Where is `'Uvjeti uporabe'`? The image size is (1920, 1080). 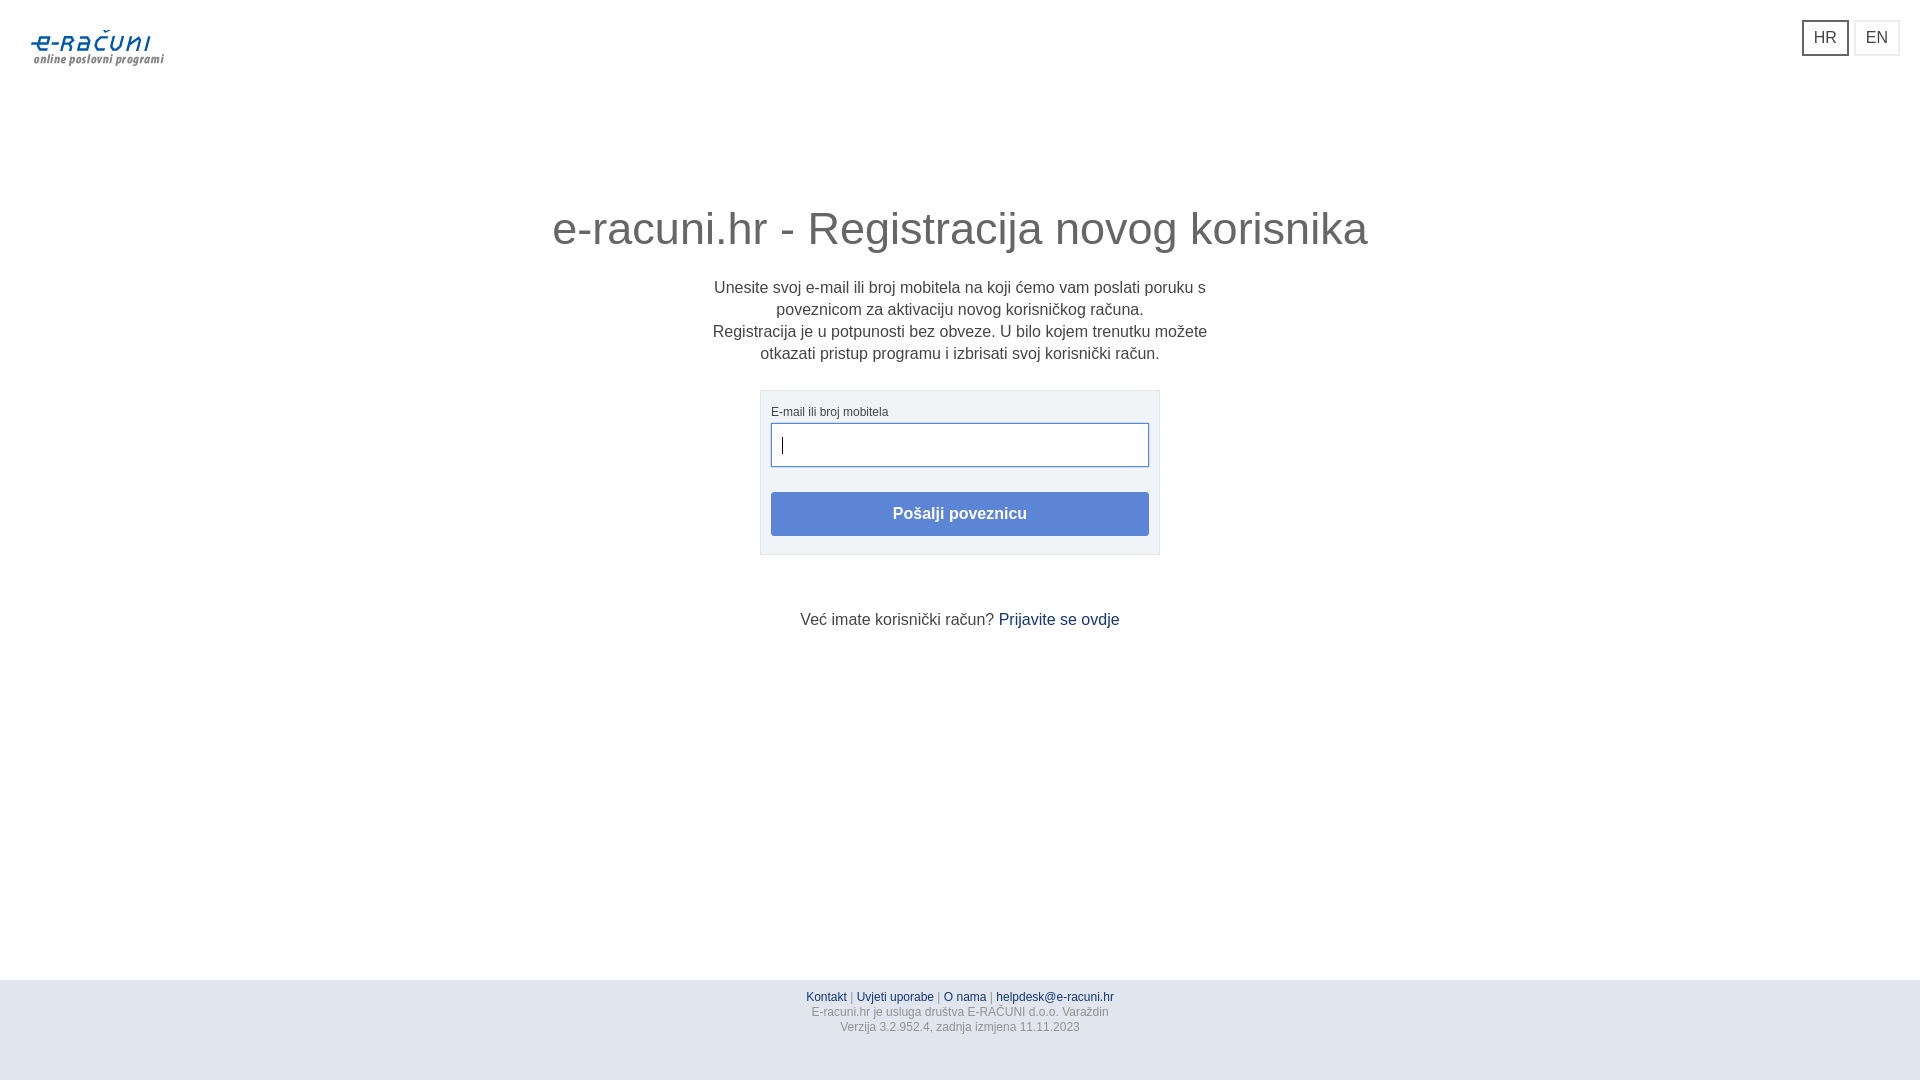
'Uvjeti uporabe' is located at coordinates (894, 996).